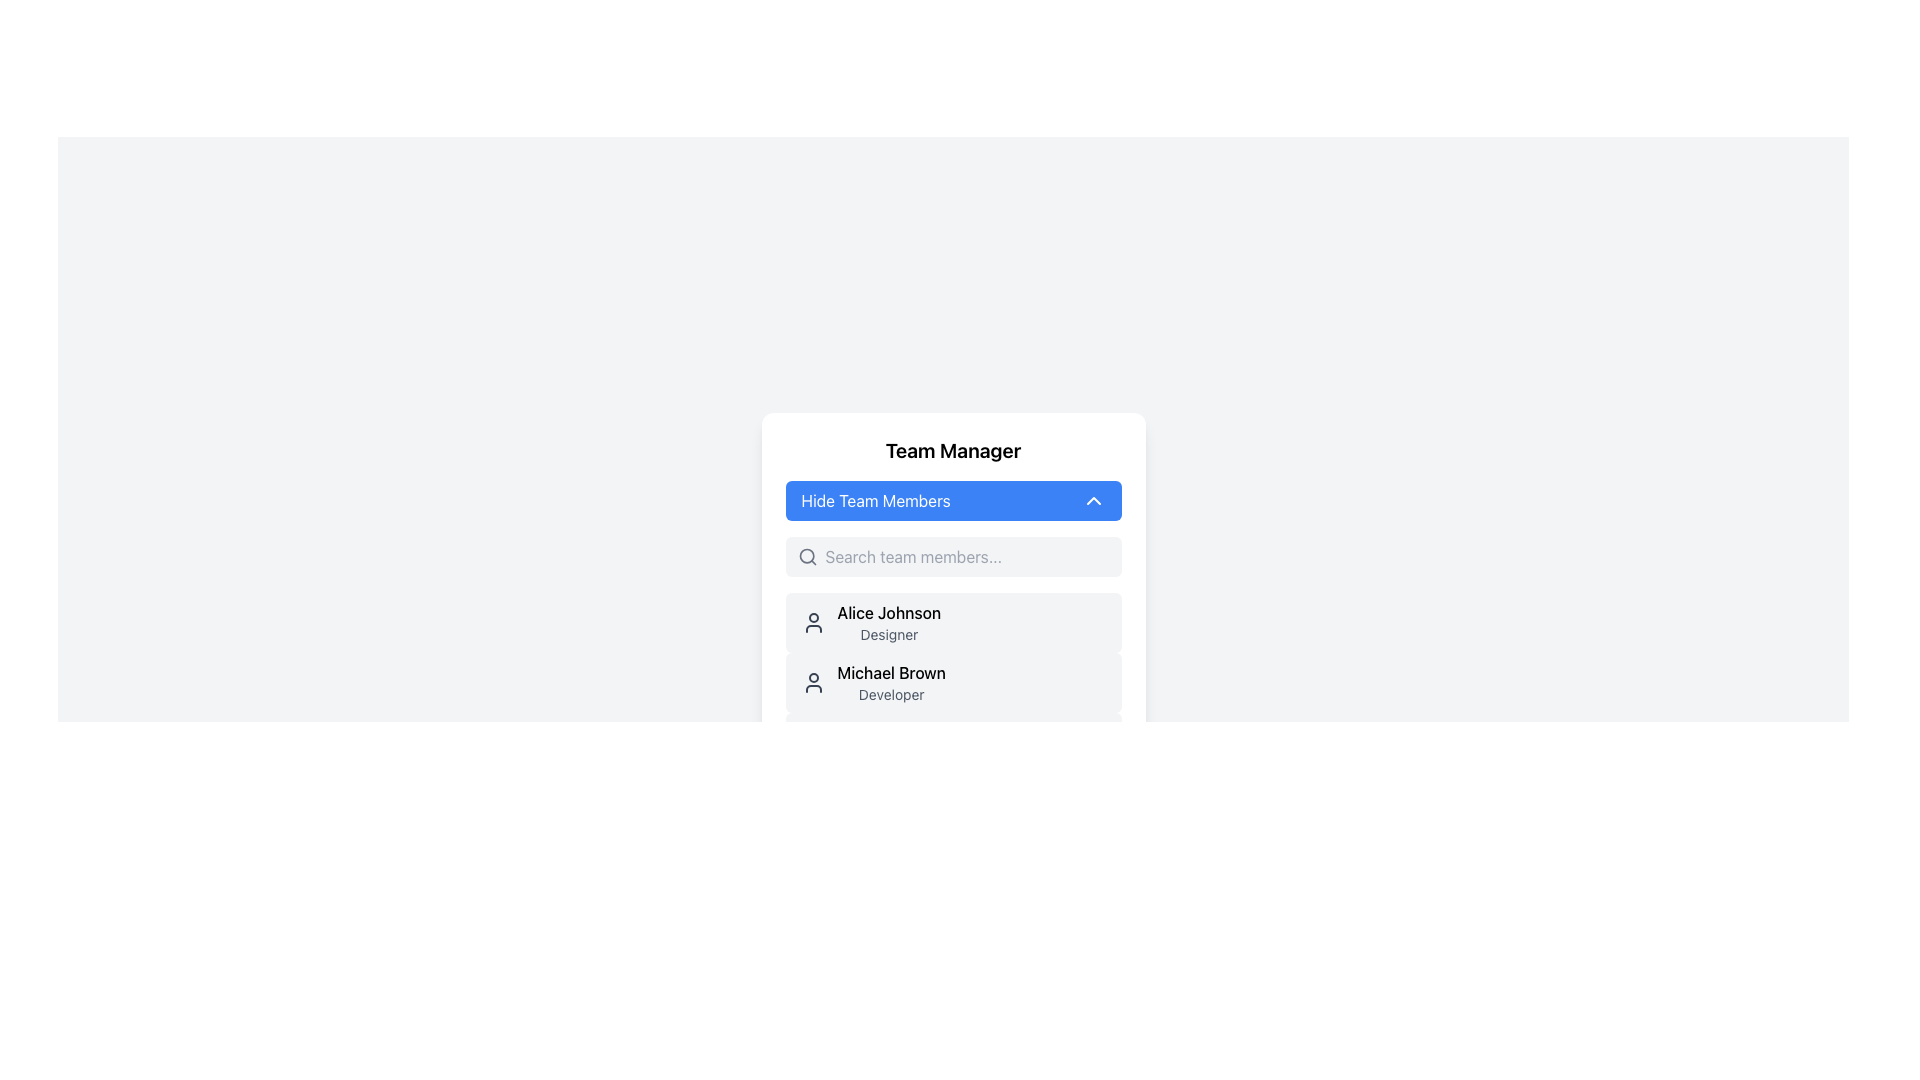 Image resolution: width=1920 pixels, height=1080 pixels. I want to click on the 'Hide Team Members' button, which is a rectangular button with rounded corners in vibrant blue color, so click(952, 500).